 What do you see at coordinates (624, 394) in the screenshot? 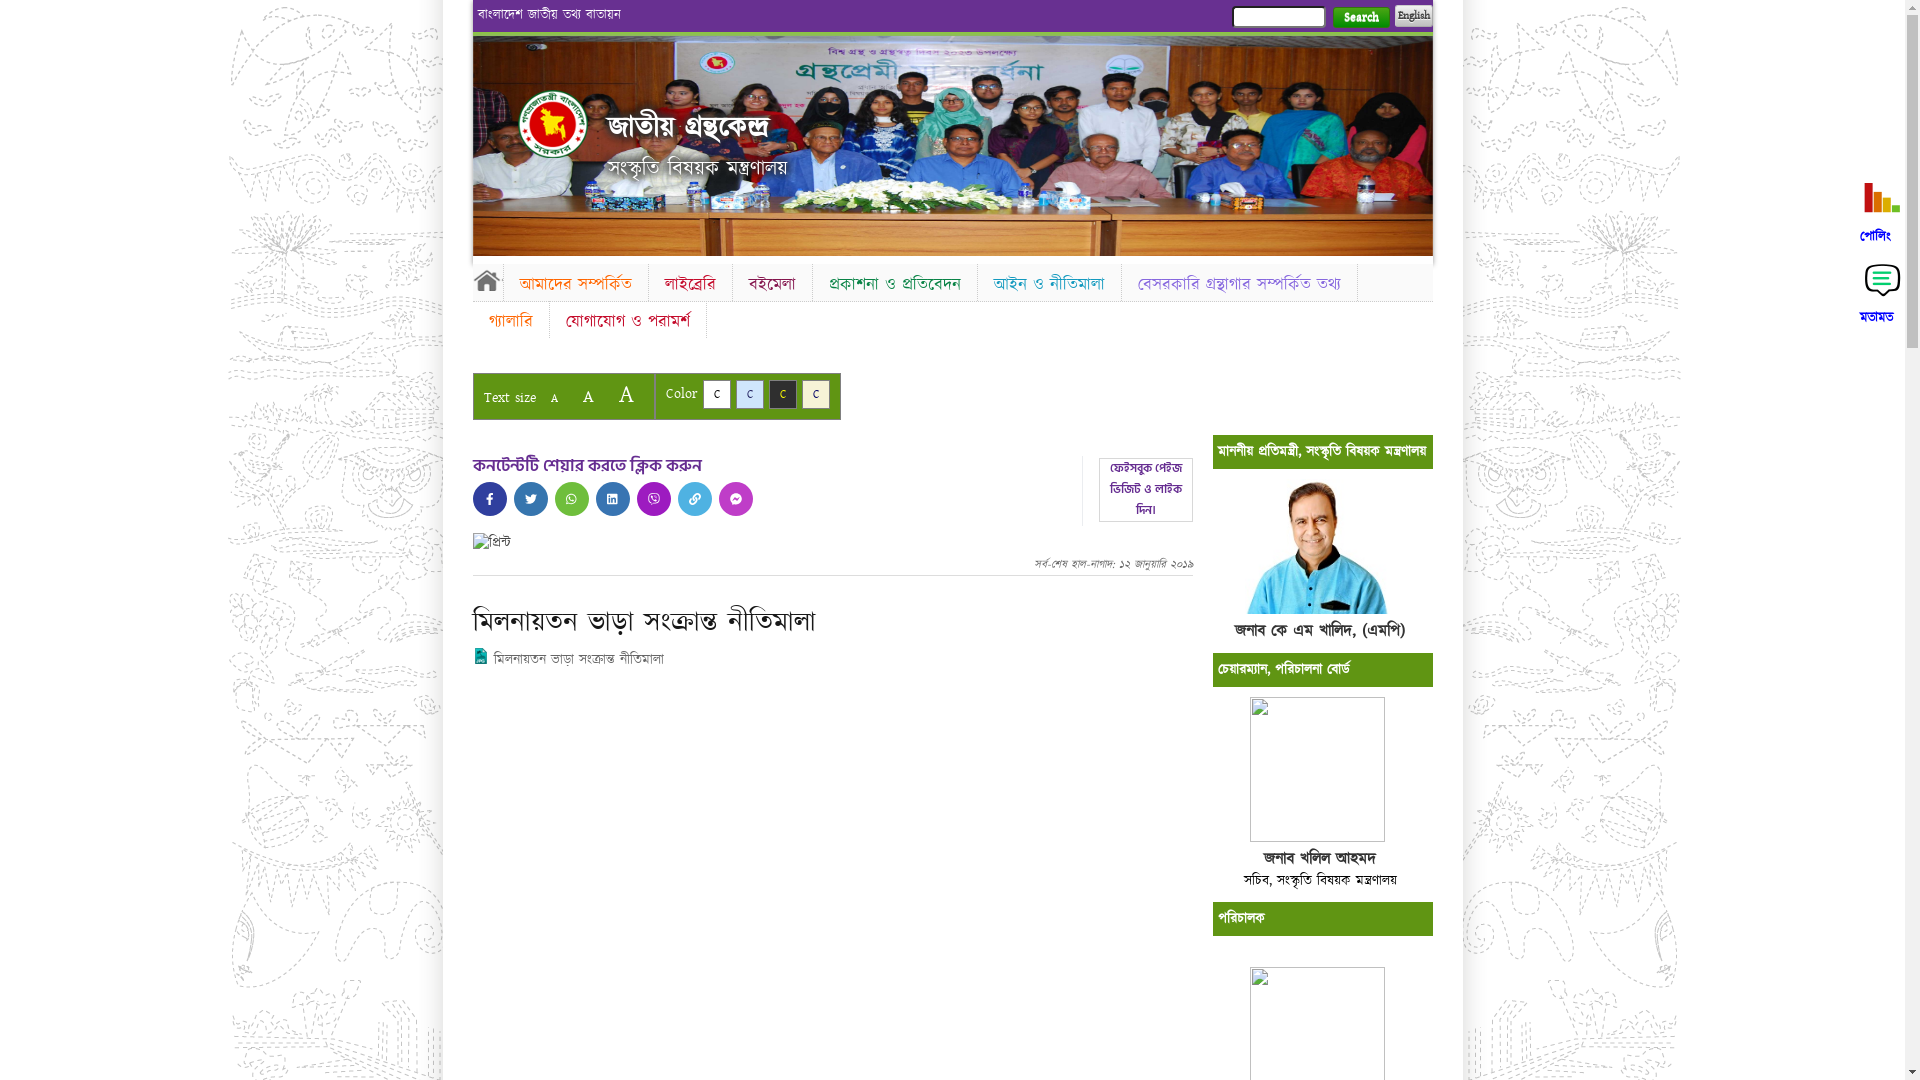
I see `'A'` at bounding box center [624, 394].